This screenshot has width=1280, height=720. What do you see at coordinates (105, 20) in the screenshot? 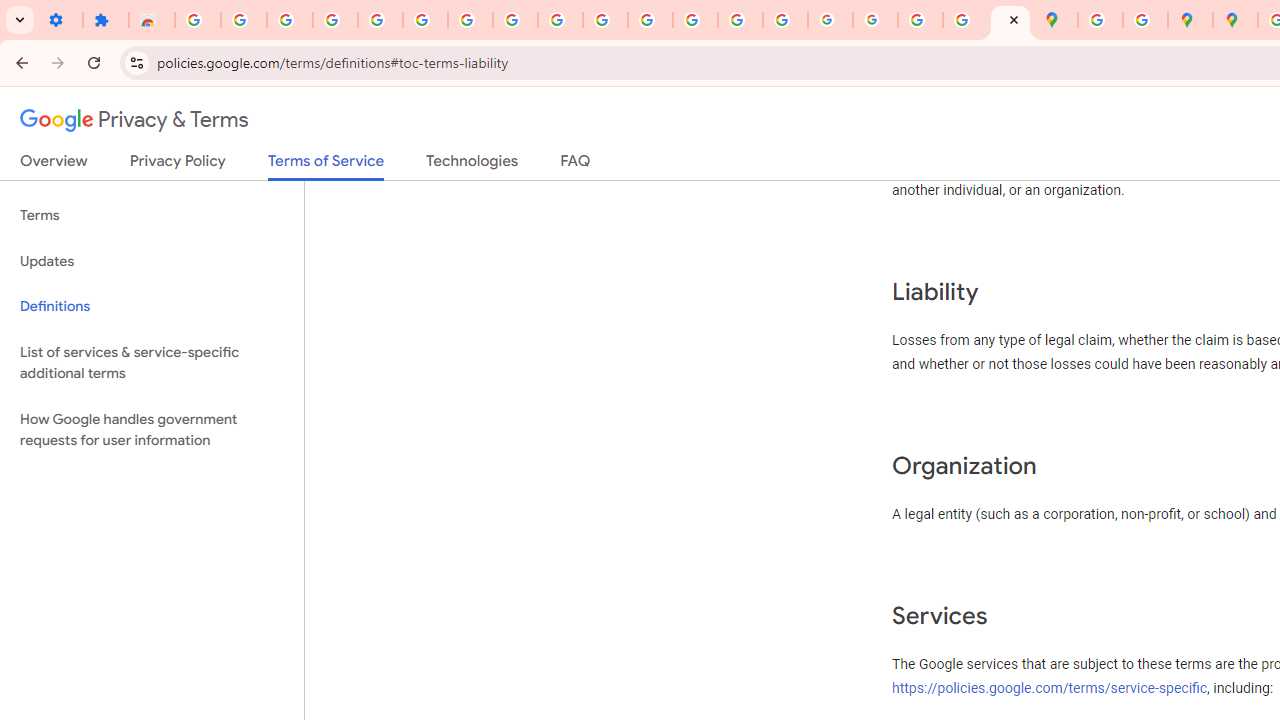
I see `'Extensions'` at bounding box center [105, 20].